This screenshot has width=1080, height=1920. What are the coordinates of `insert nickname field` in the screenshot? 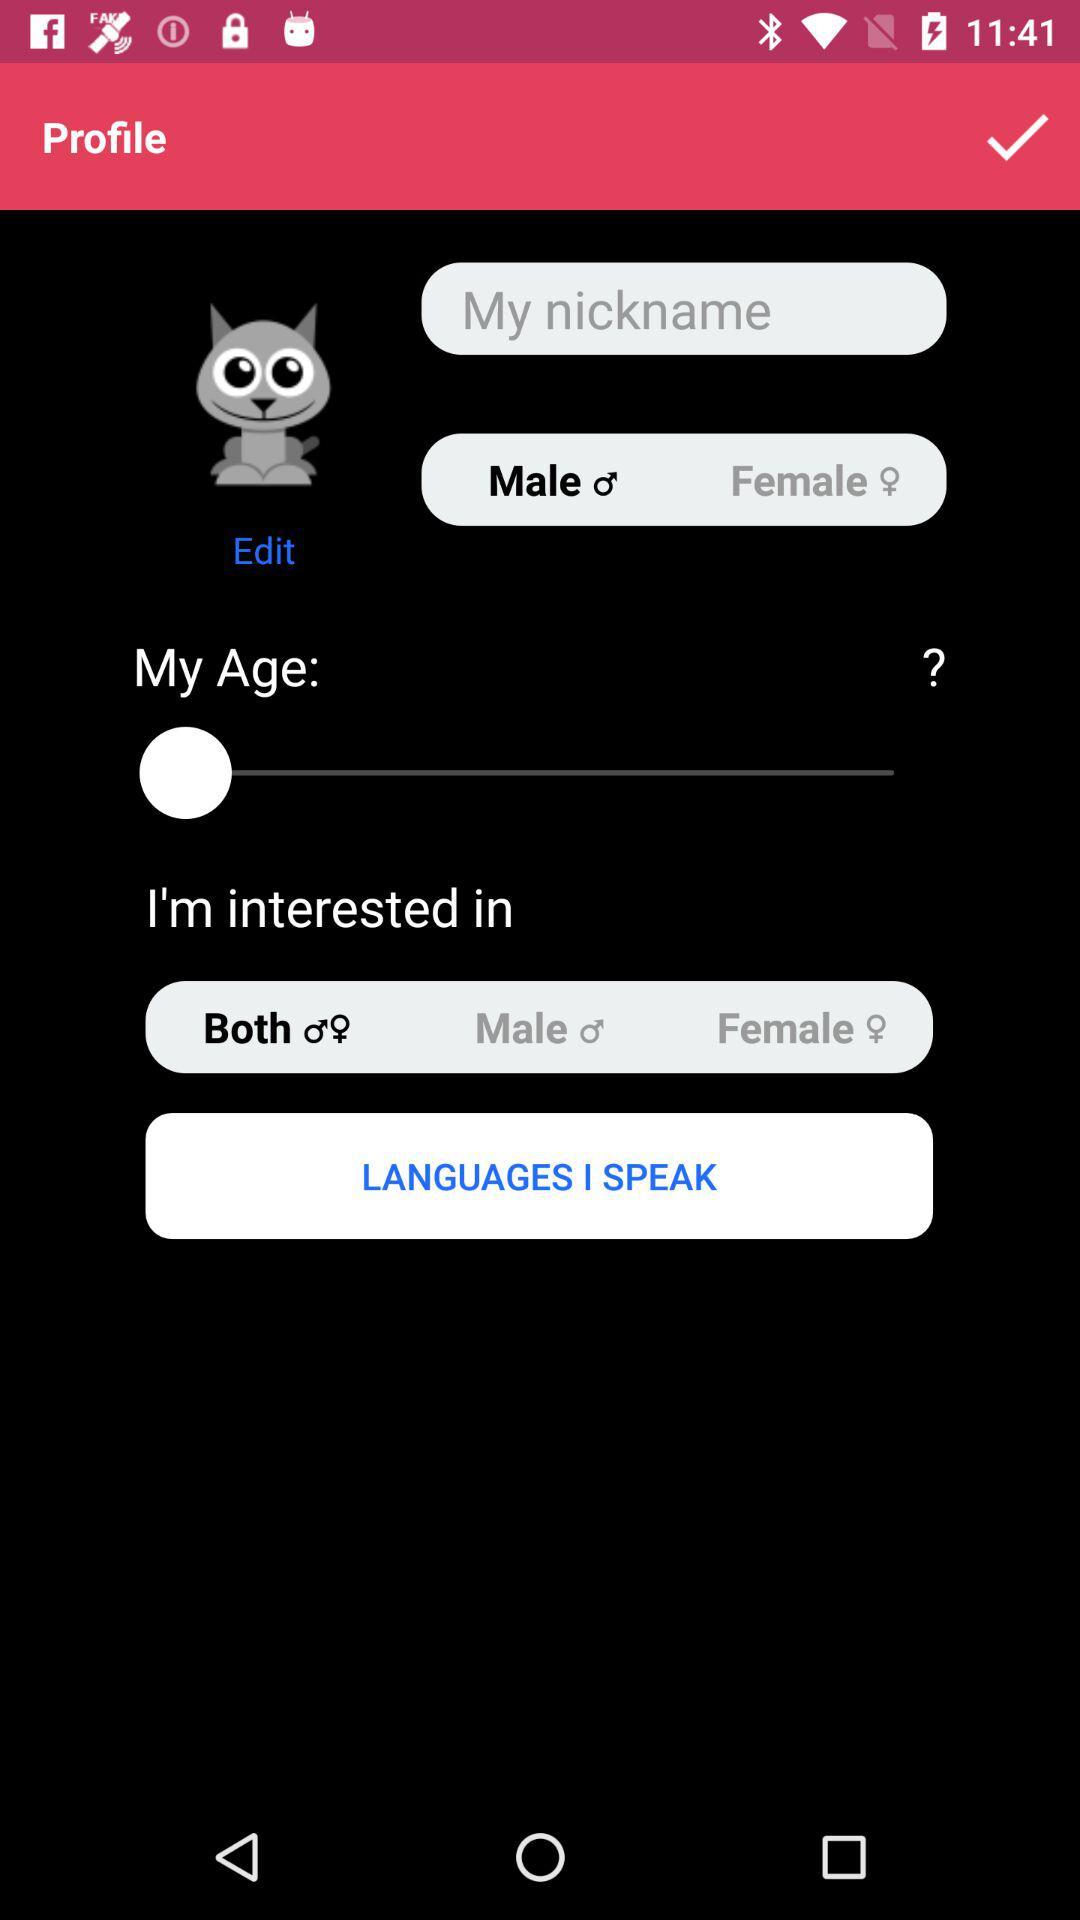 It's located at (682, 307).